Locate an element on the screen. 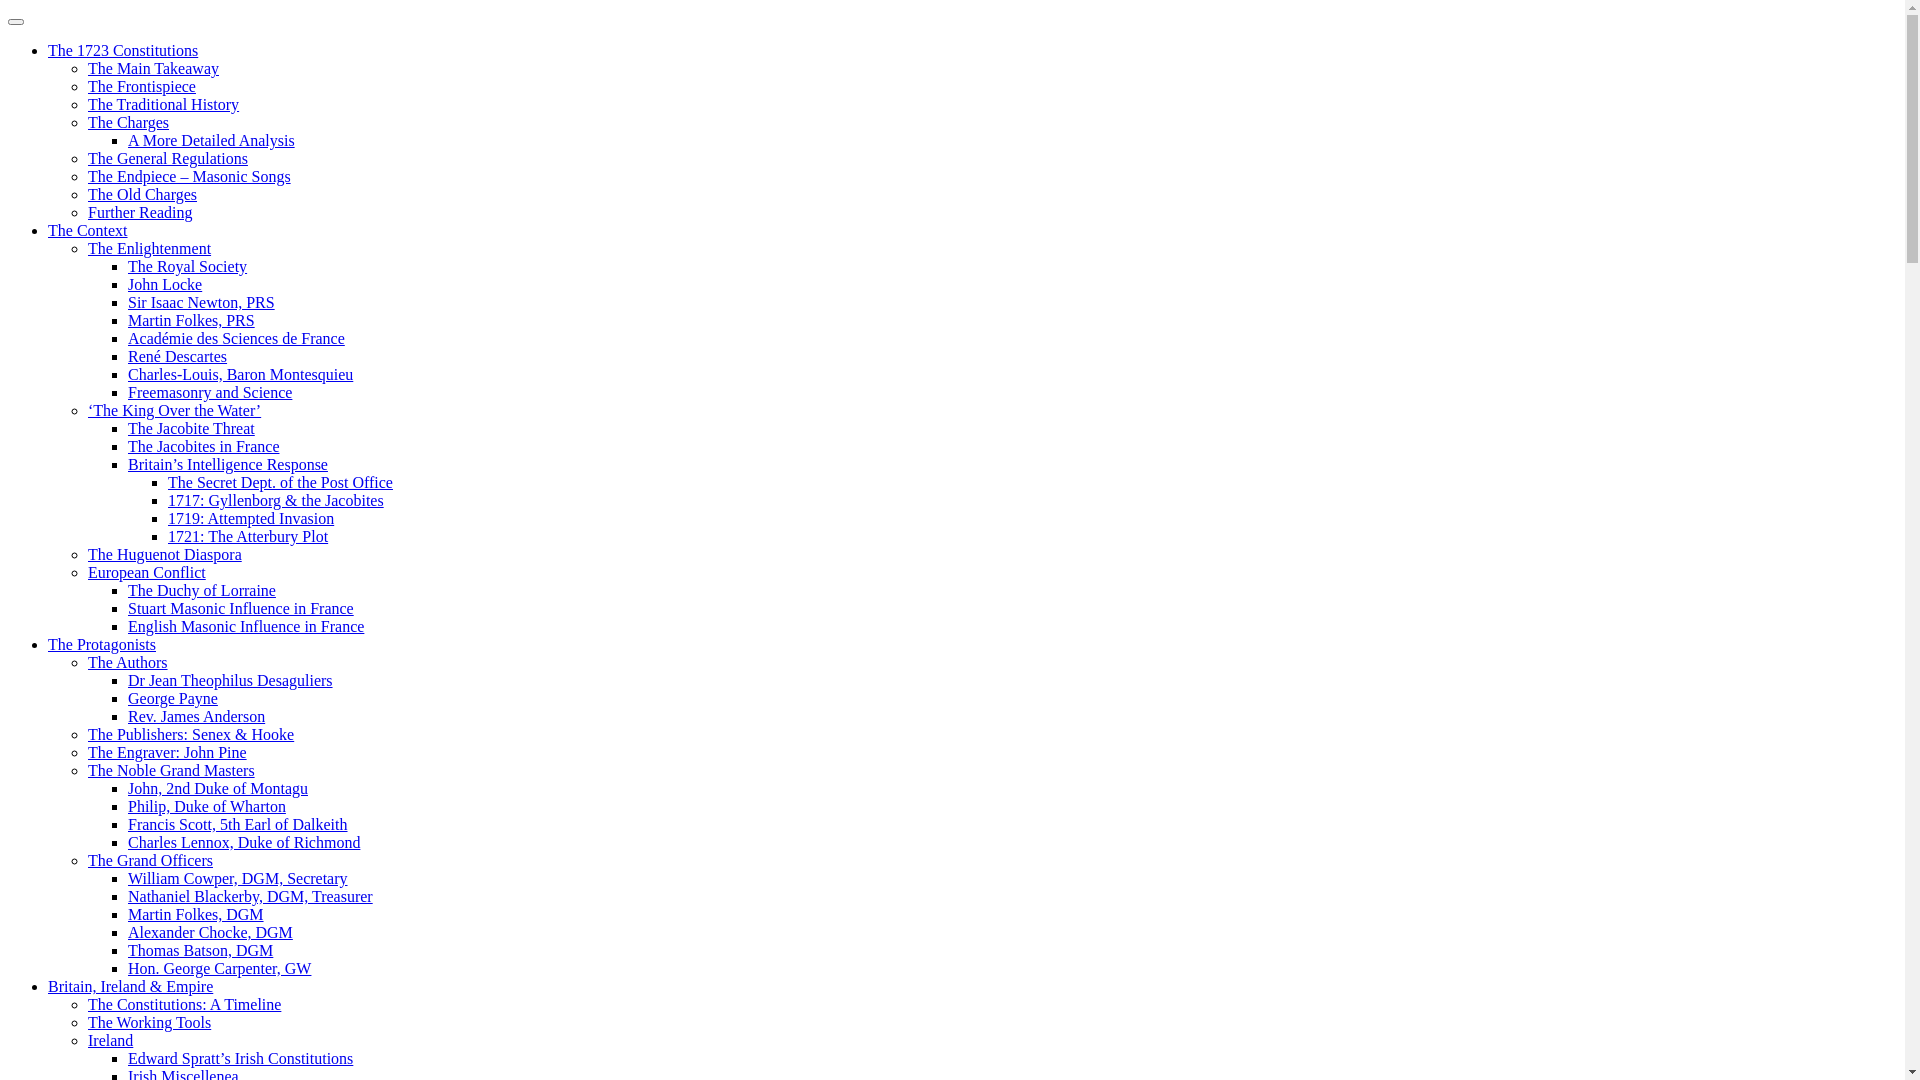  'The Charges' is located at coordinates (127, 122).